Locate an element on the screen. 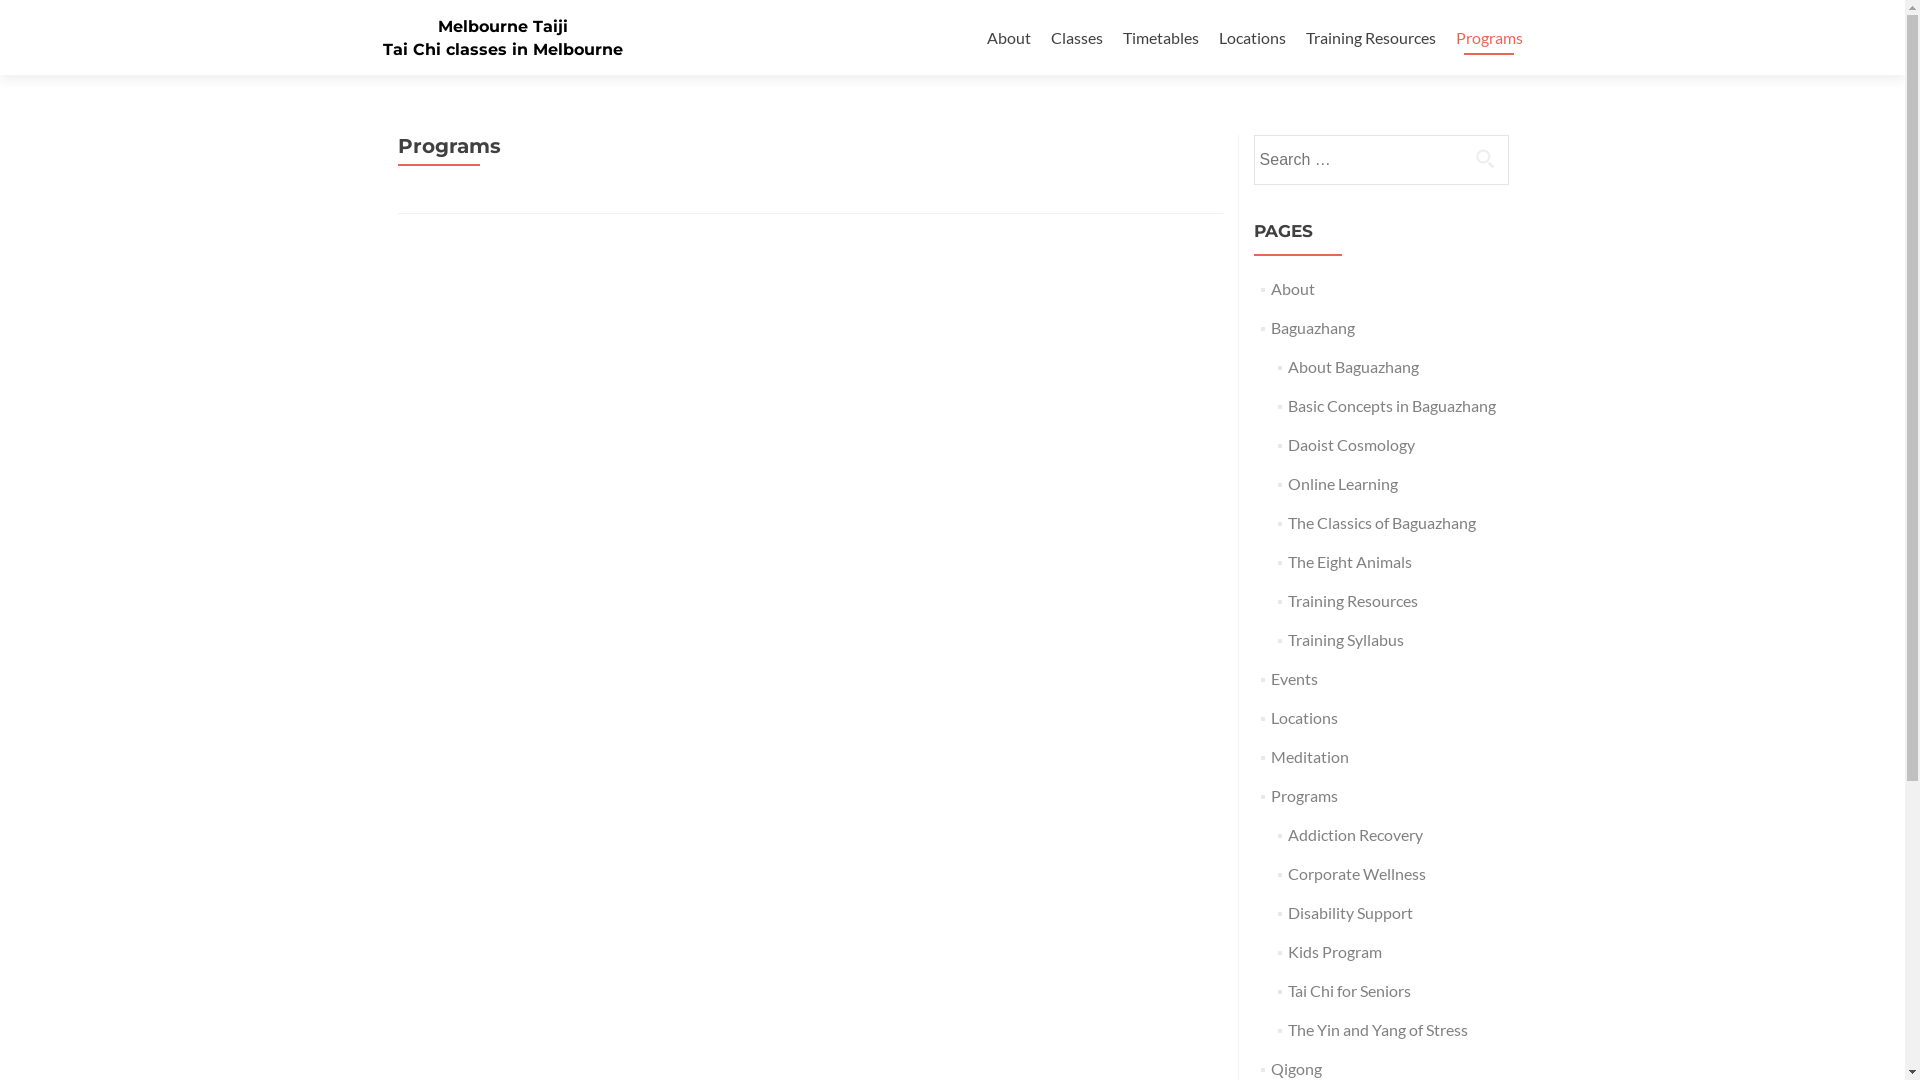 This screenshot has height=1080, width=1920. 'About' is located at coordinates (1292, 288).